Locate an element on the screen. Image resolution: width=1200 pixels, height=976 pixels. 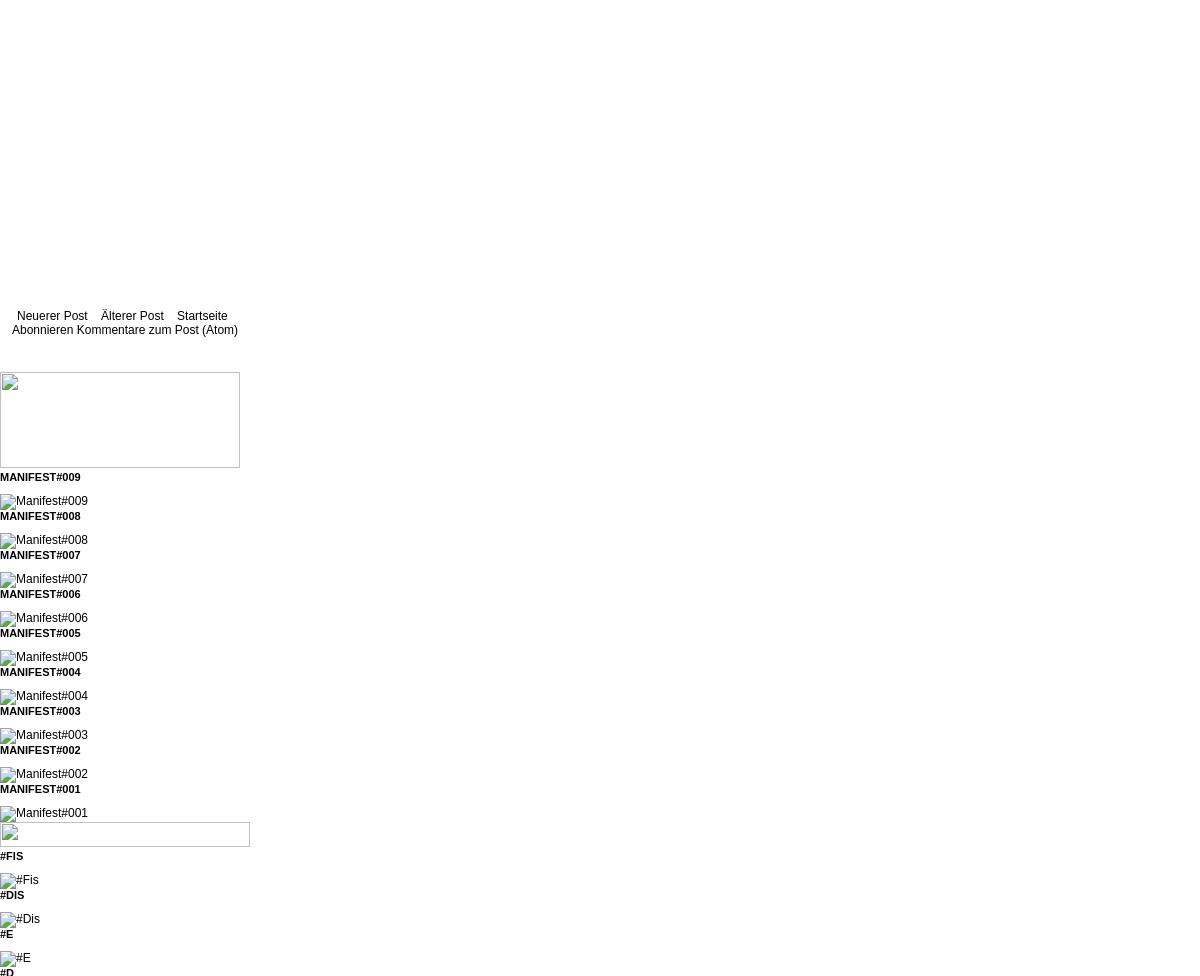
'Manifest#002' is located at coordinates (39, 749).